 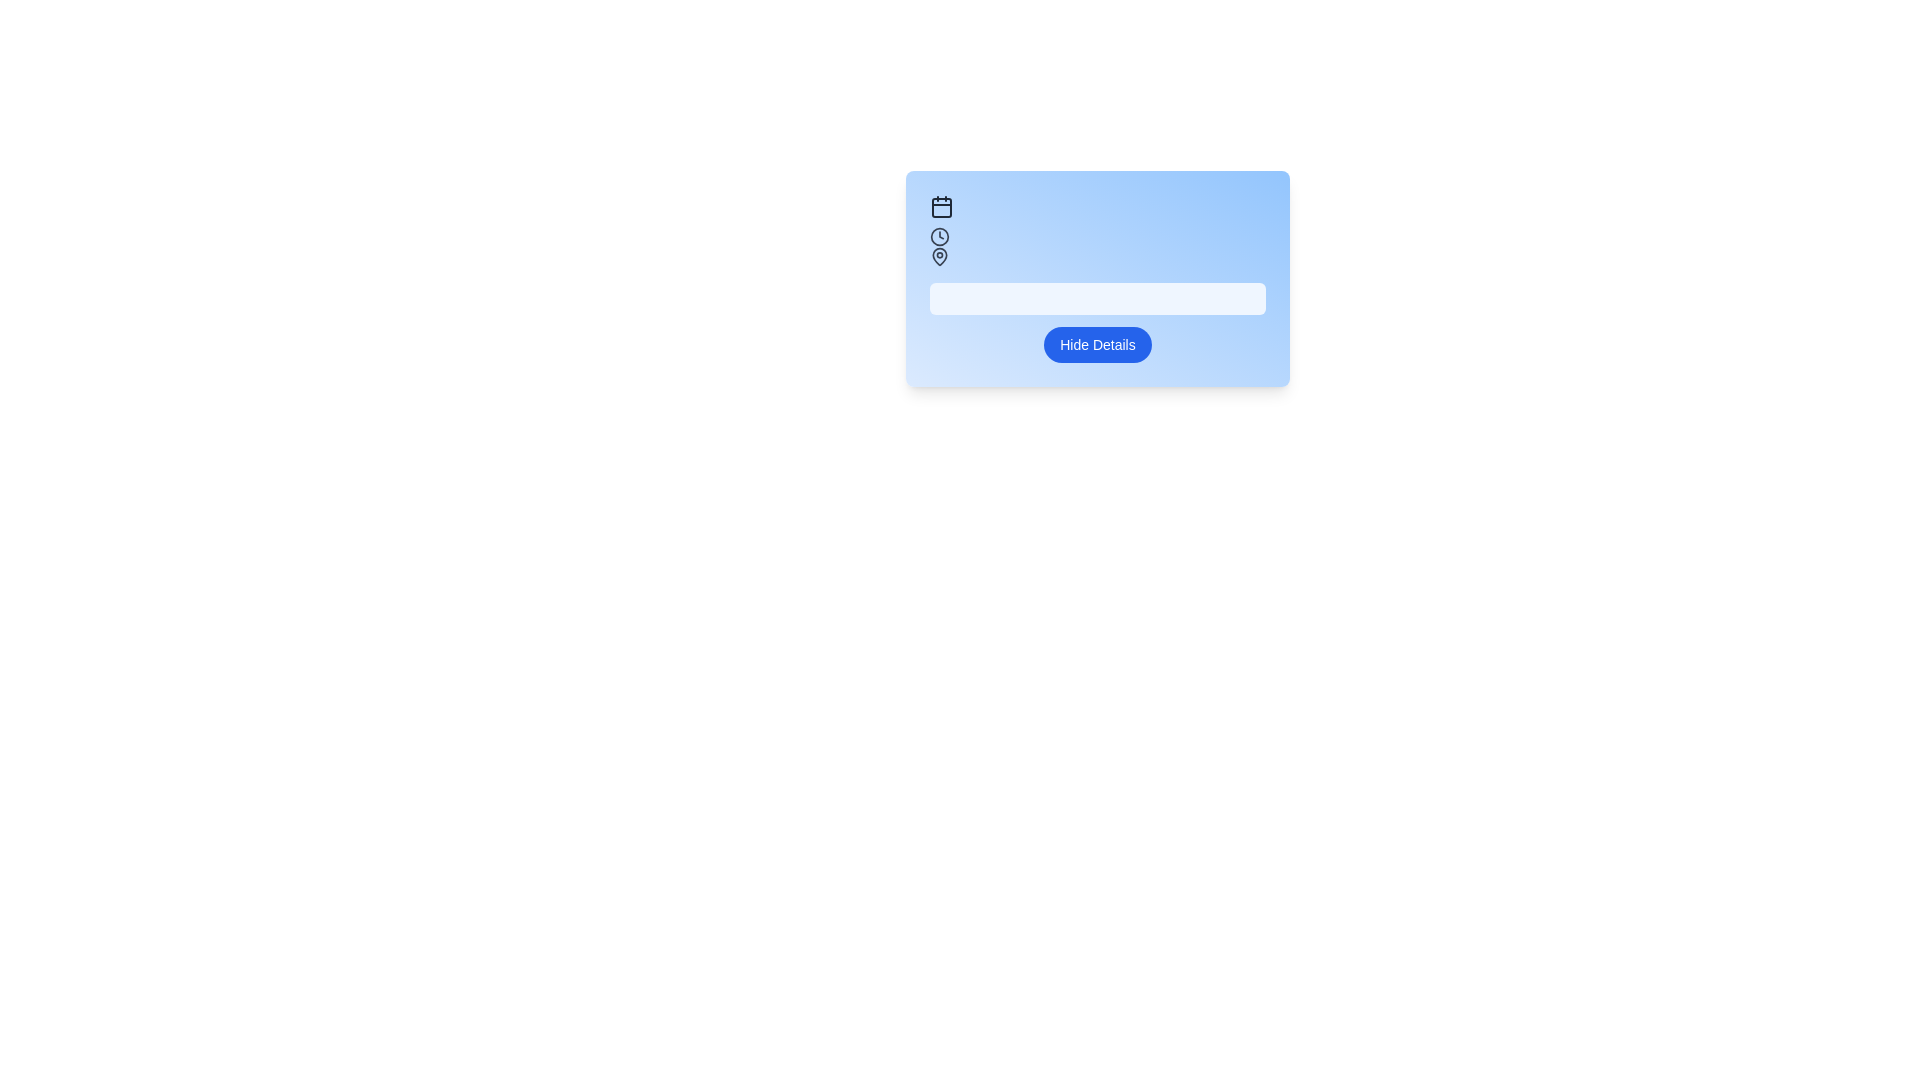 I want to click on the pin or marker icon, which is the third icon in the vertical sequence on the left side of the panel with a blue gradient background, so click(x=939, y=254).